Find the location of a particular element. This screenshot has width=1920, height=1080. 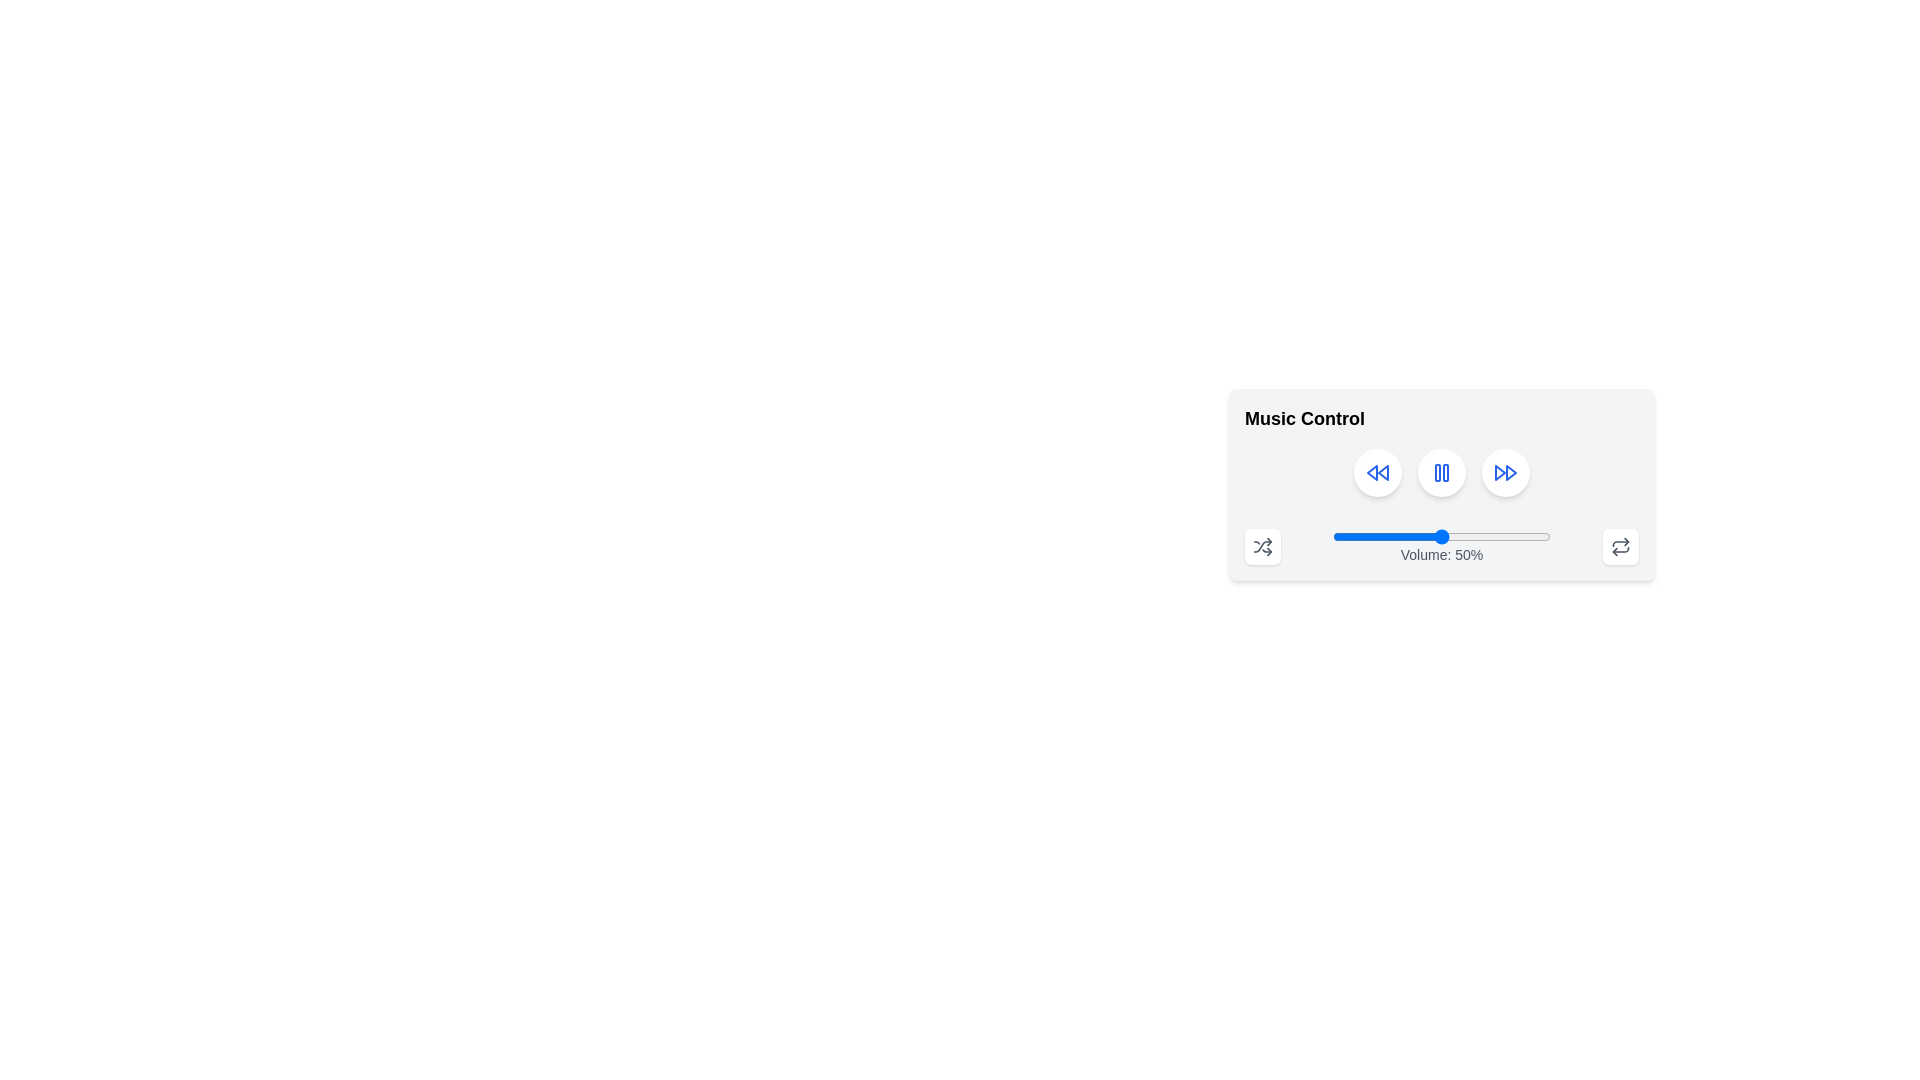

the circular pause button with a white background and blue pause icon in the music player control panel is located at coordinates (1441, 473).